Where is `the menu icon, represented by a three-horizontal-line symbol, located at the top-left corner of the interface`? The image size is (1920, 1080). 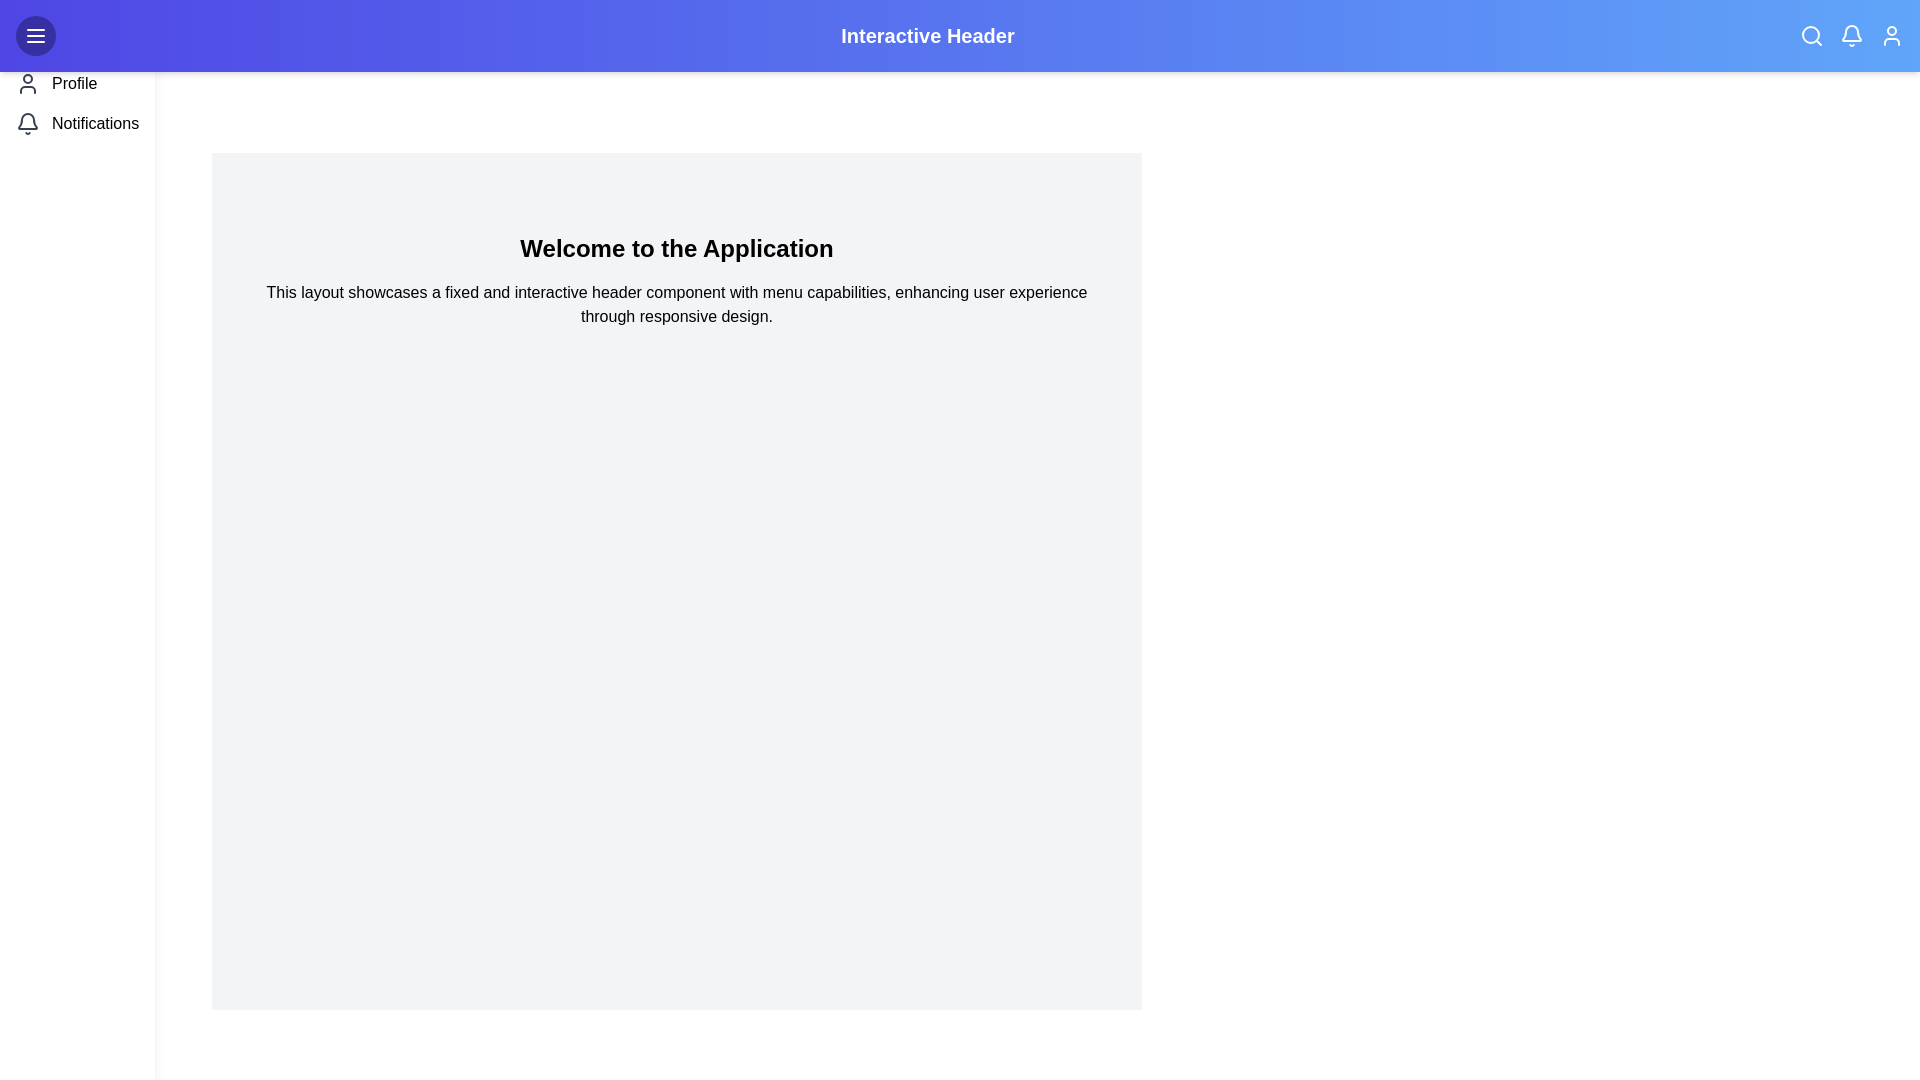
the menu icon, represented by a three-horizontal-line symbol, located at the top-left corner of the interface is located at coordinates (35, 35).